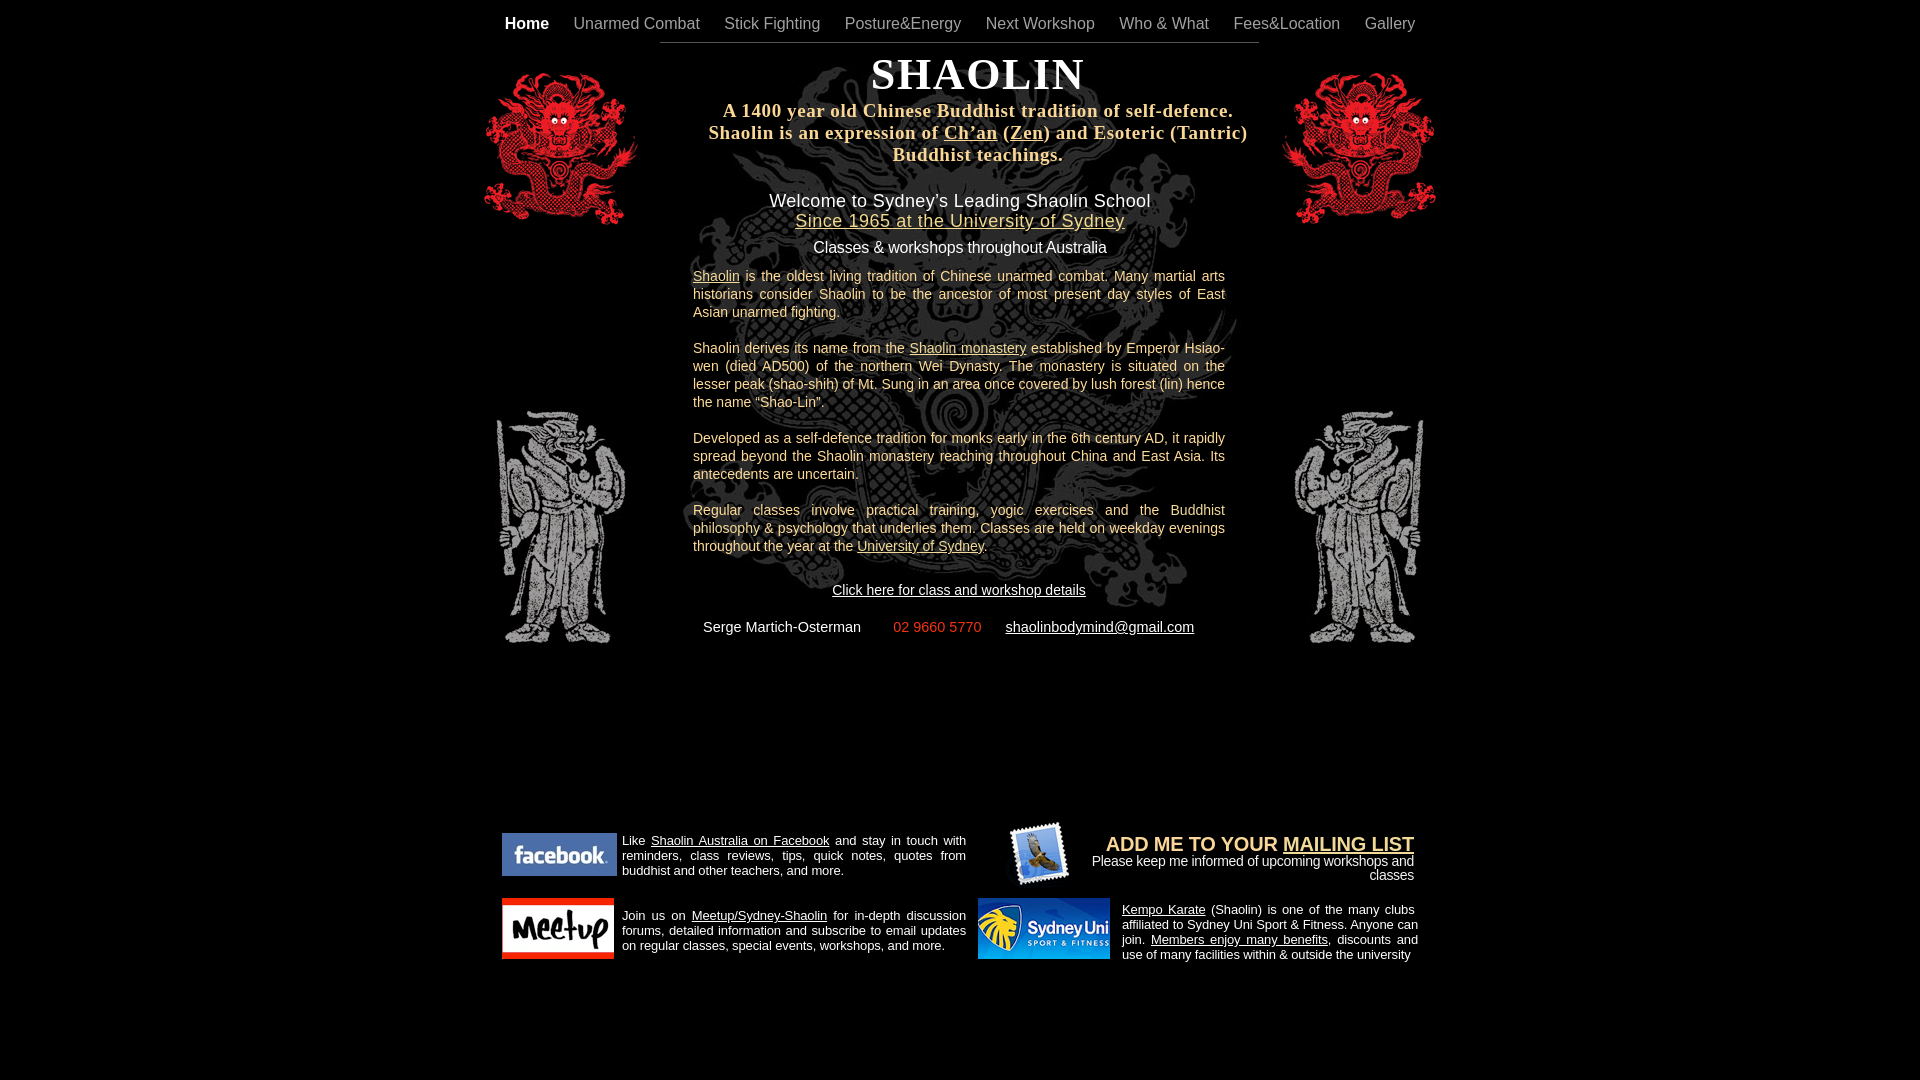  I want to click on 'Kempo Karate', so click(1163, 909).